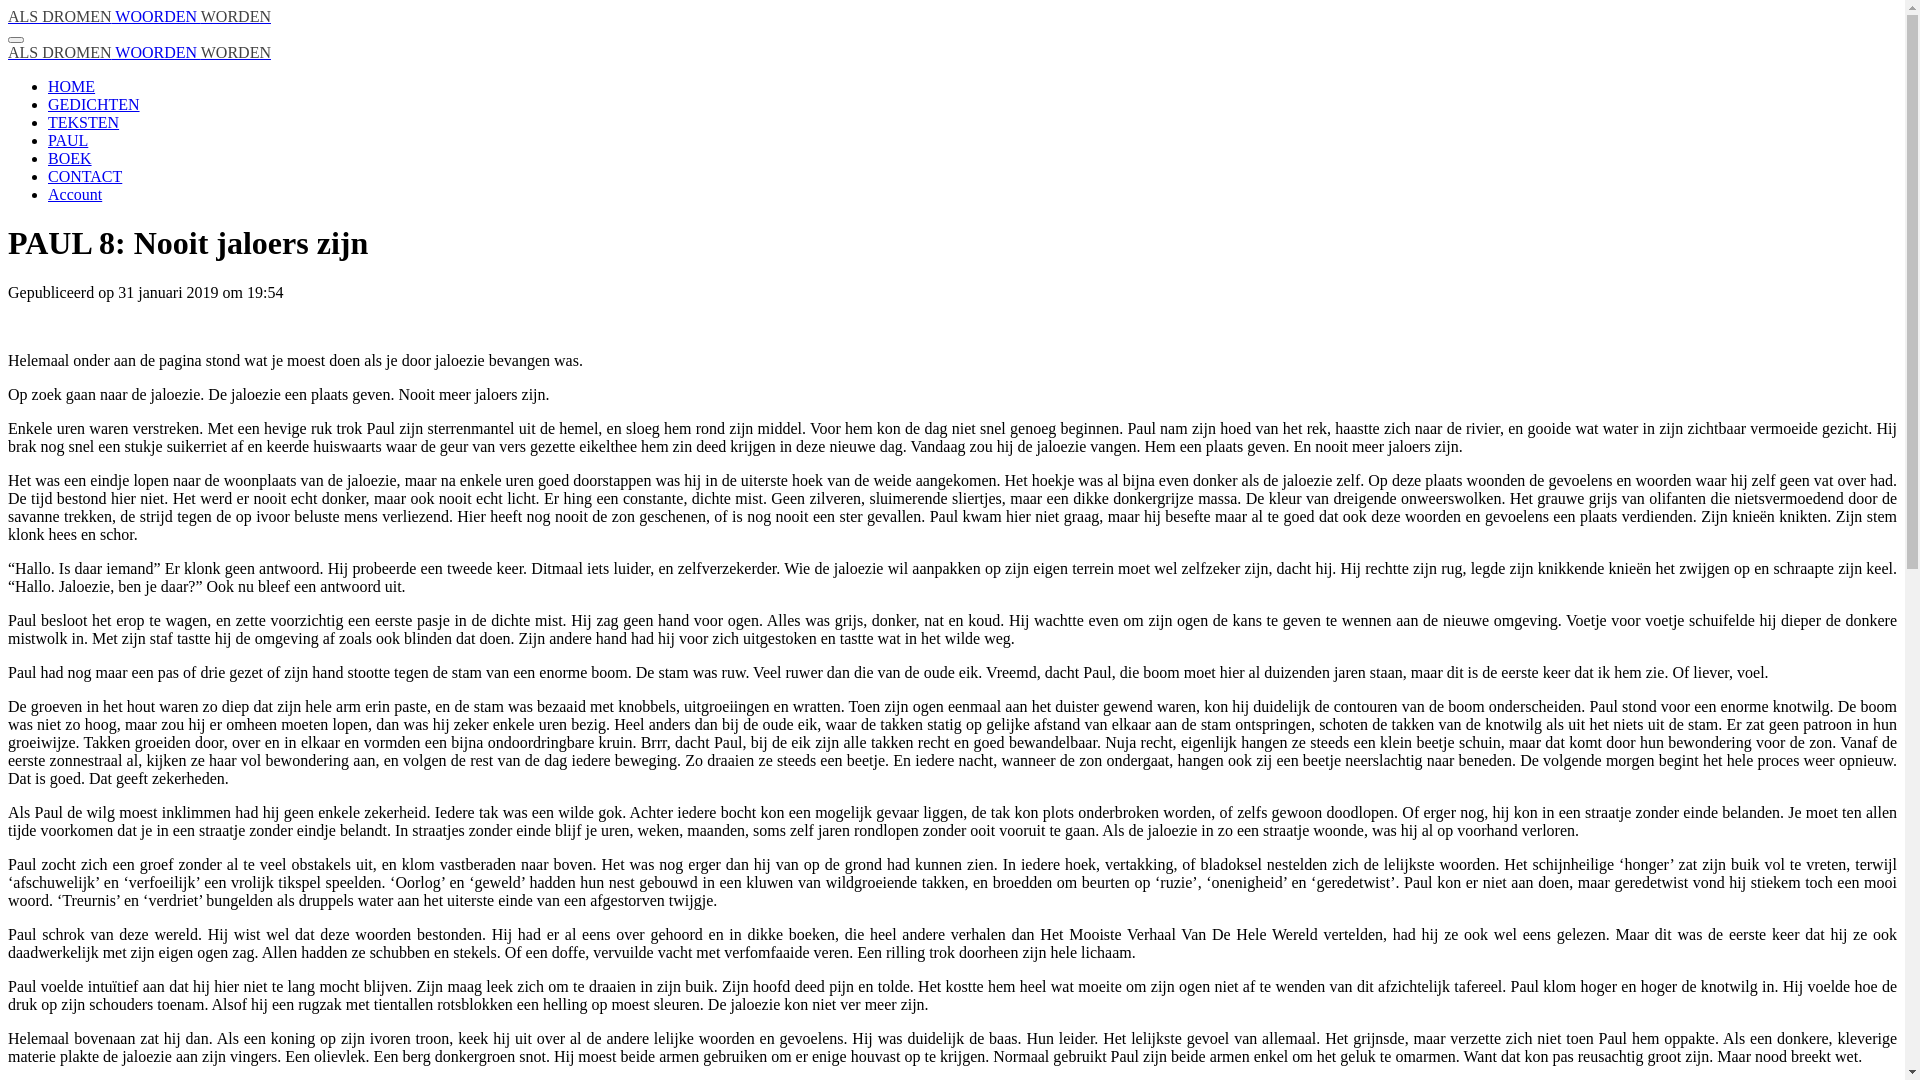 Image resolution: width=1920 pixels, height=1080 pixels. I want to click on 'PAUL', so click(67, 139).